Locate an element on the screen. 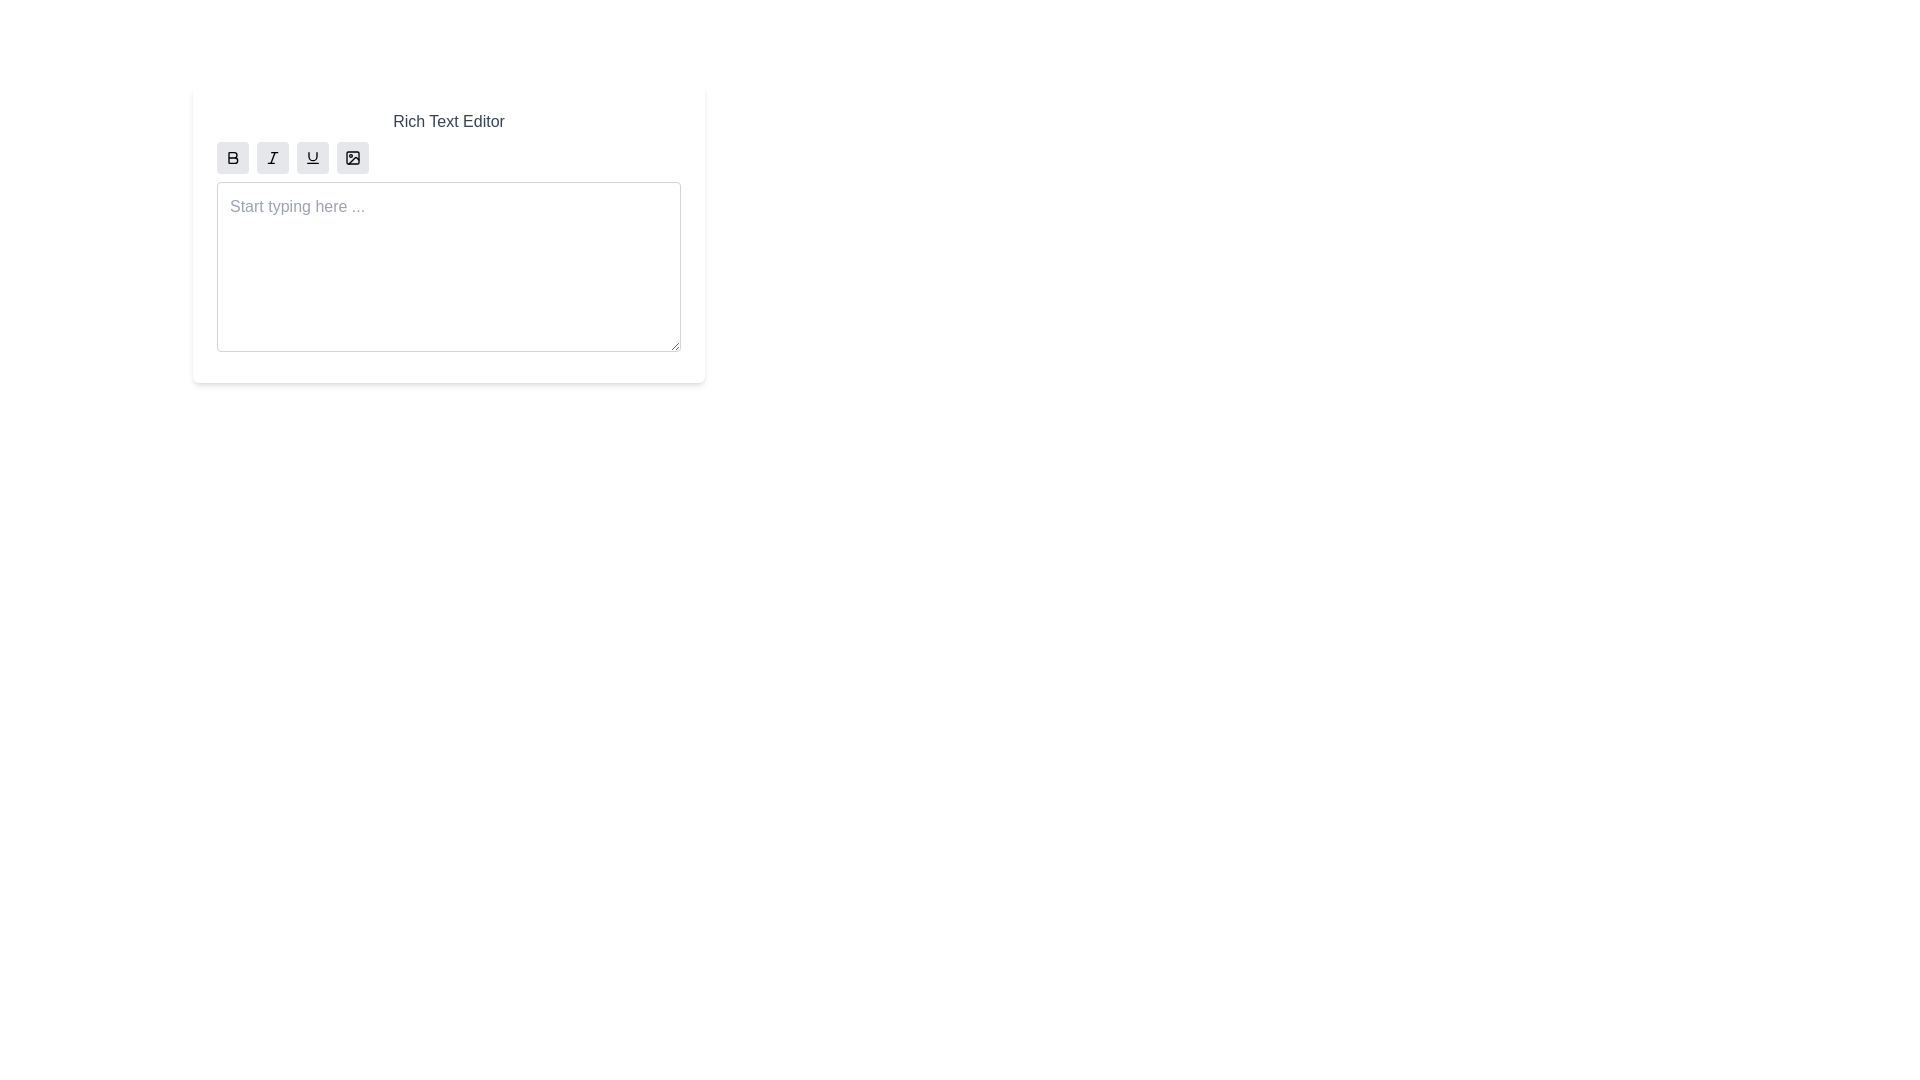  the third button in the horizontal toolbar of the Rich Text Editor is located at coordinates (311, 157).